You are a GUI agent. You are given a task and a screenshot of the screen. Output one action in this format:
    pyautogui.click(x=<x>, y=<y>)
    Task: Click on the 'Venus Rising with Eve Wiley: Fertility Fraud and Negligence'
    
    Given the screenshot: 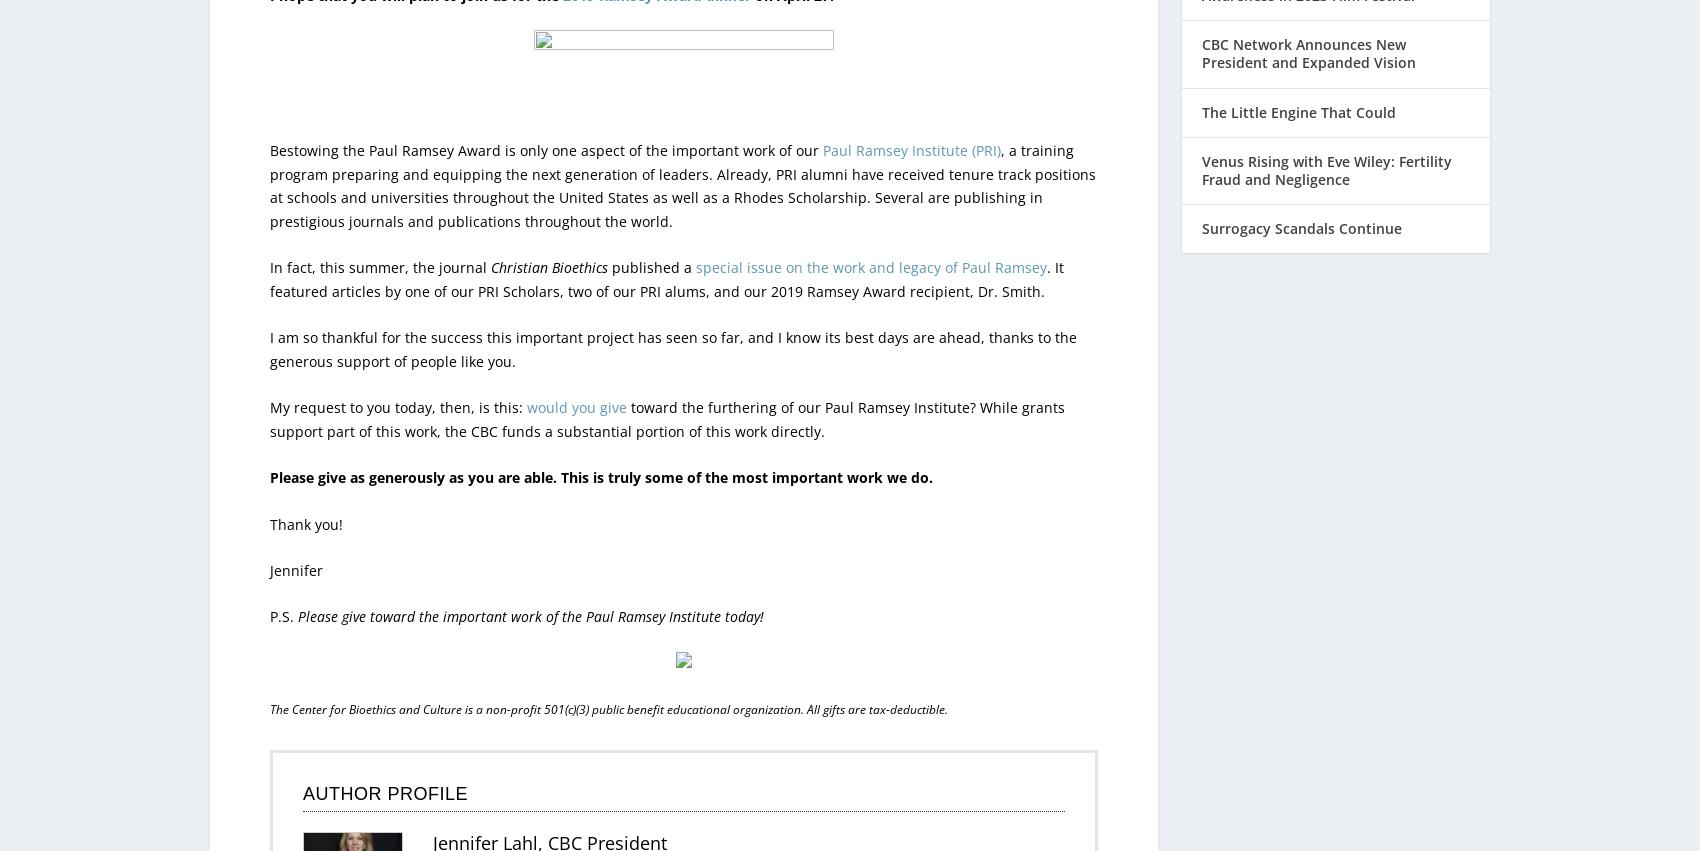 What is the action you would take?
    pyautogui.click(x=1201, y=128)
    